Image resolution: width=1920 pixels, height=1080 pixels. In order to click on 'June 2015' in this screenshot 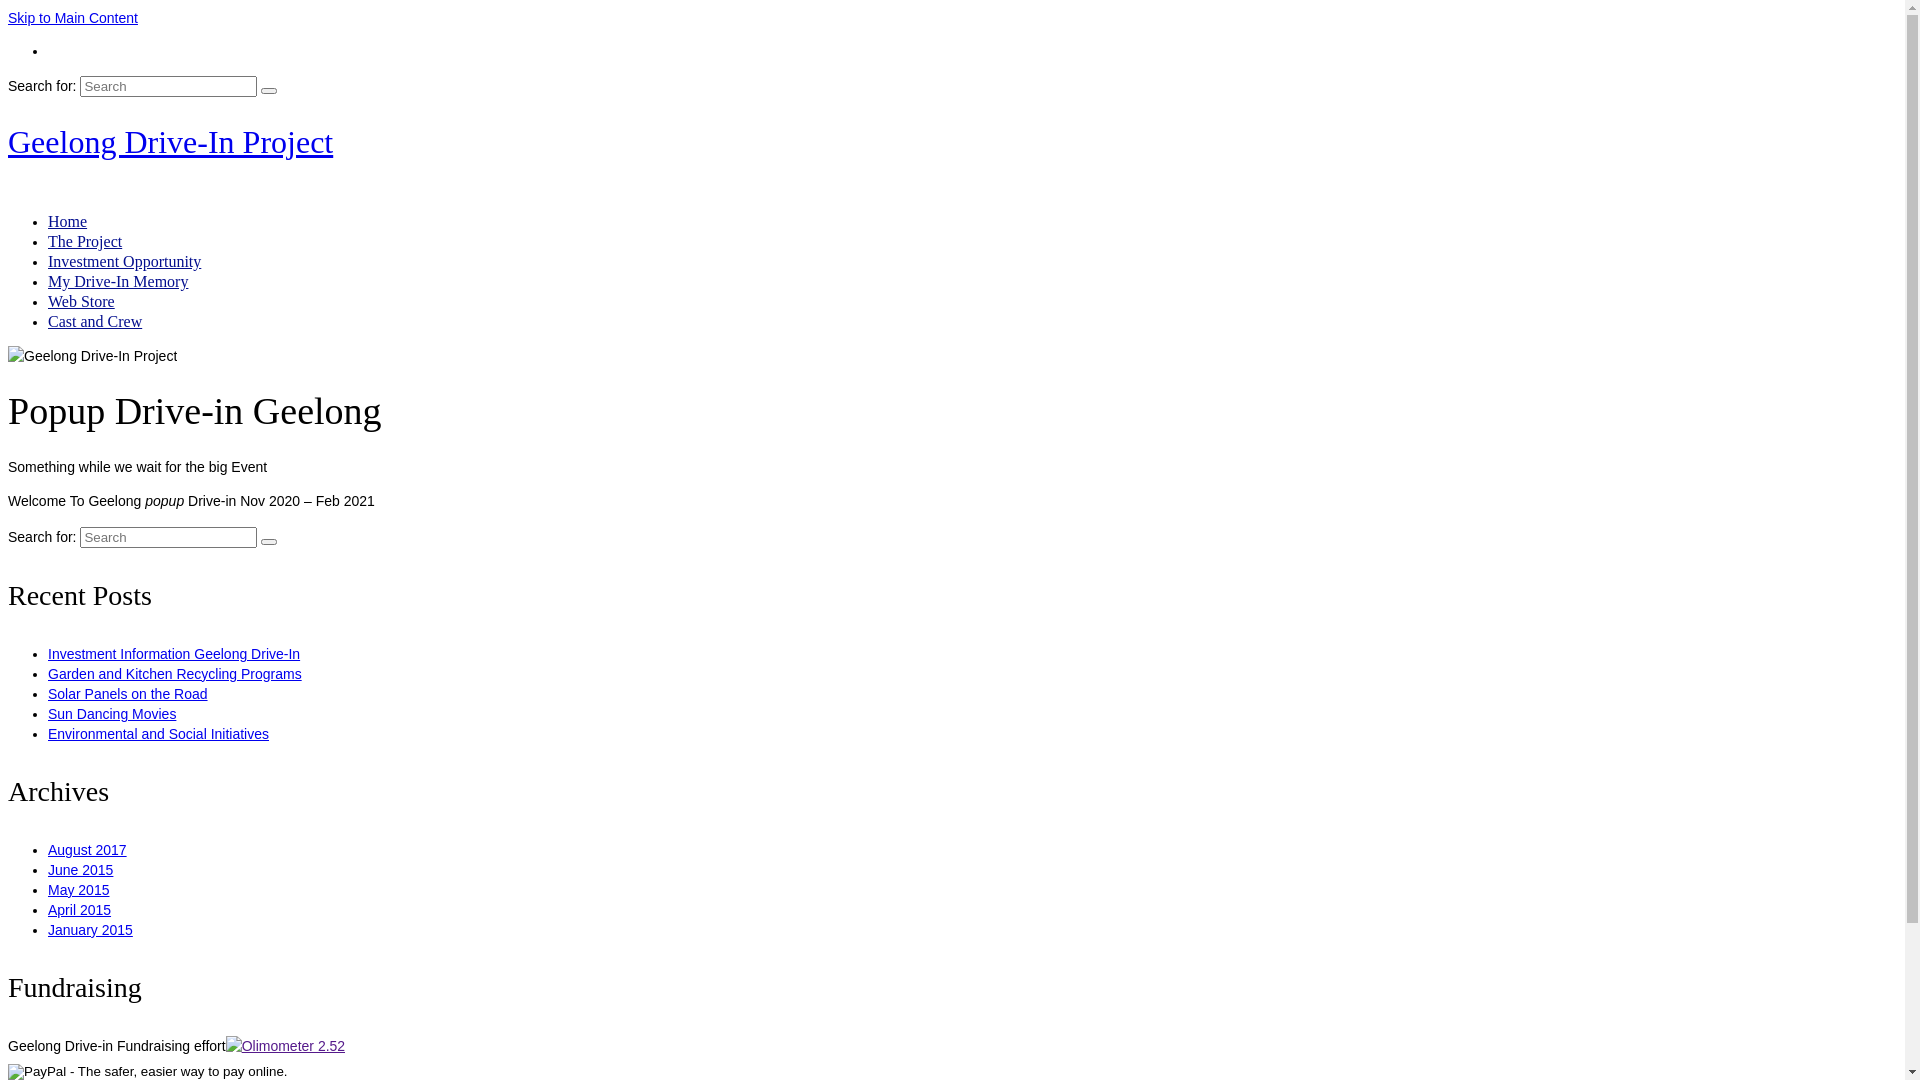, I will do `click(48, 869)`.